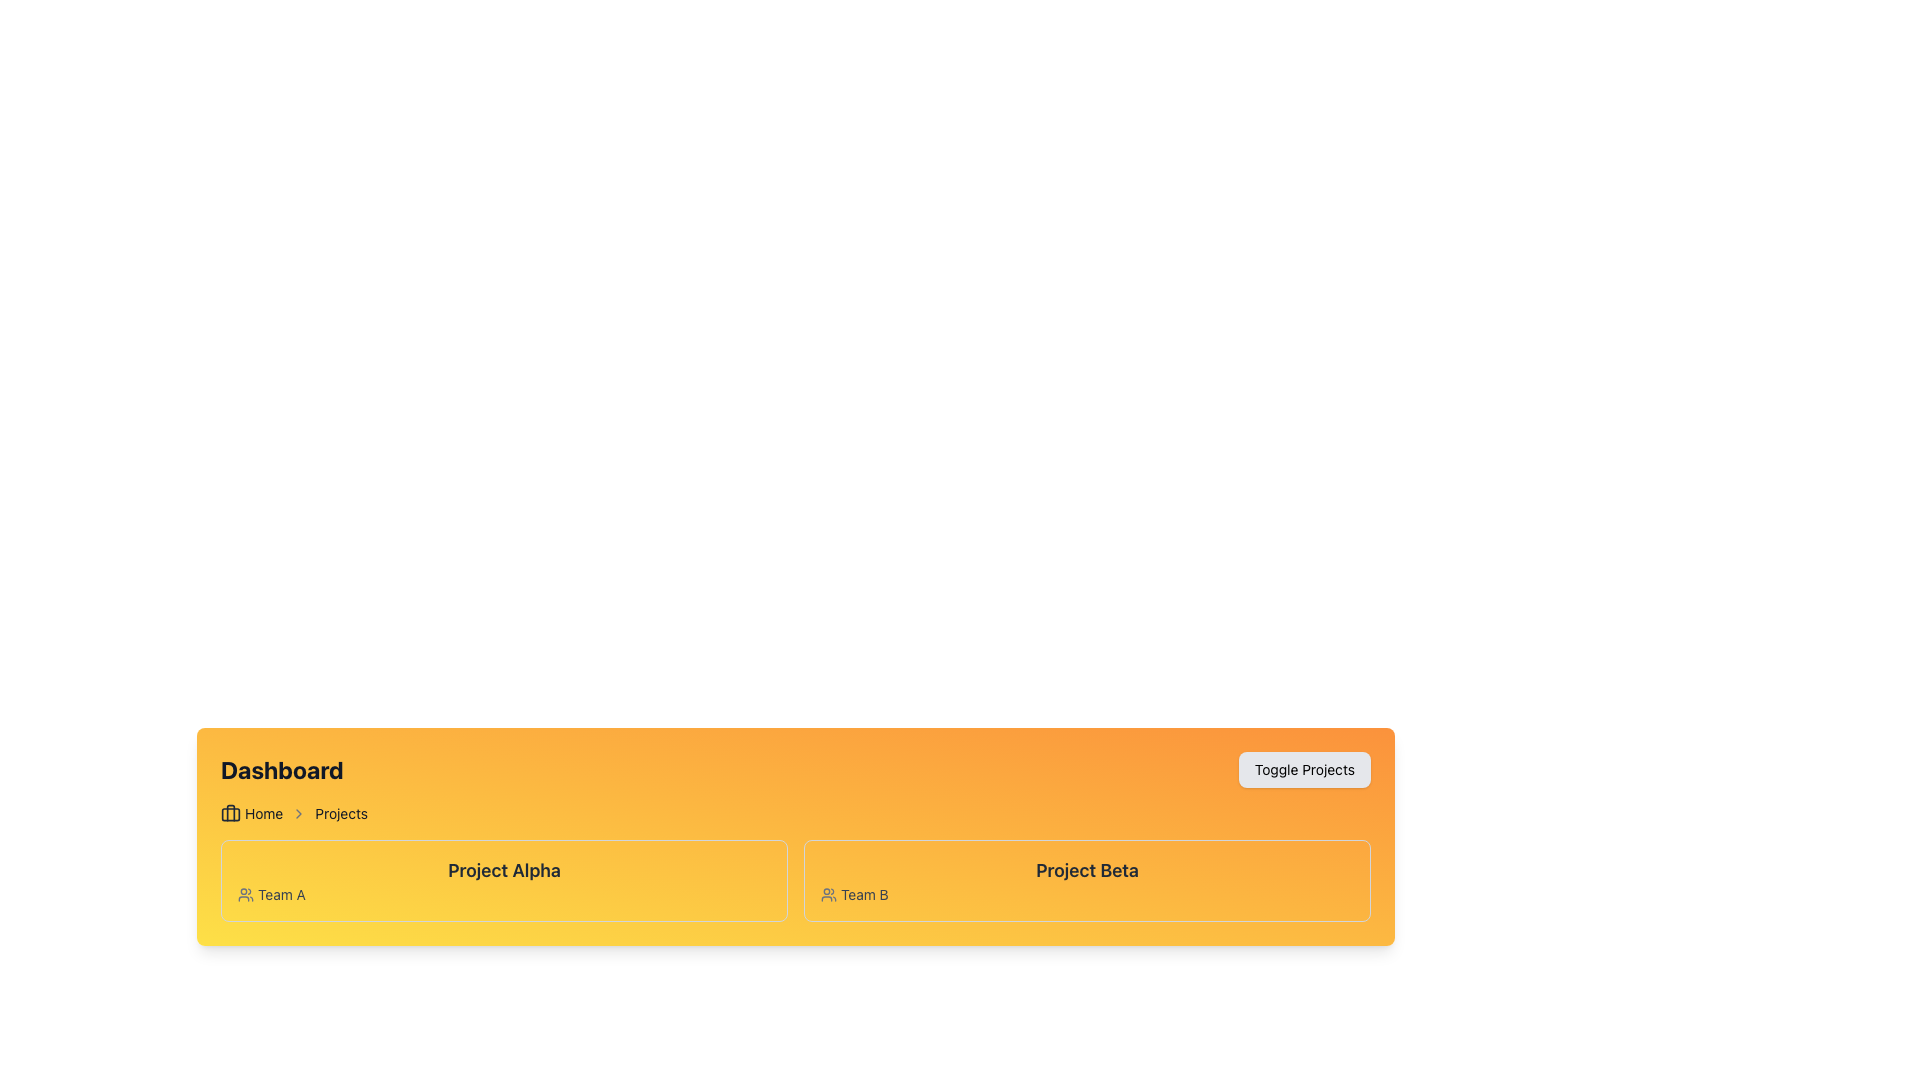 This screenshot has width=1920, height=1080. Describe the element at coordinates (1086, 870) in the screenshot. I see `the text label that identifies the section titled 'Project Beta', located in the second section from the left, above the smaller text 'Team B'` at that location.